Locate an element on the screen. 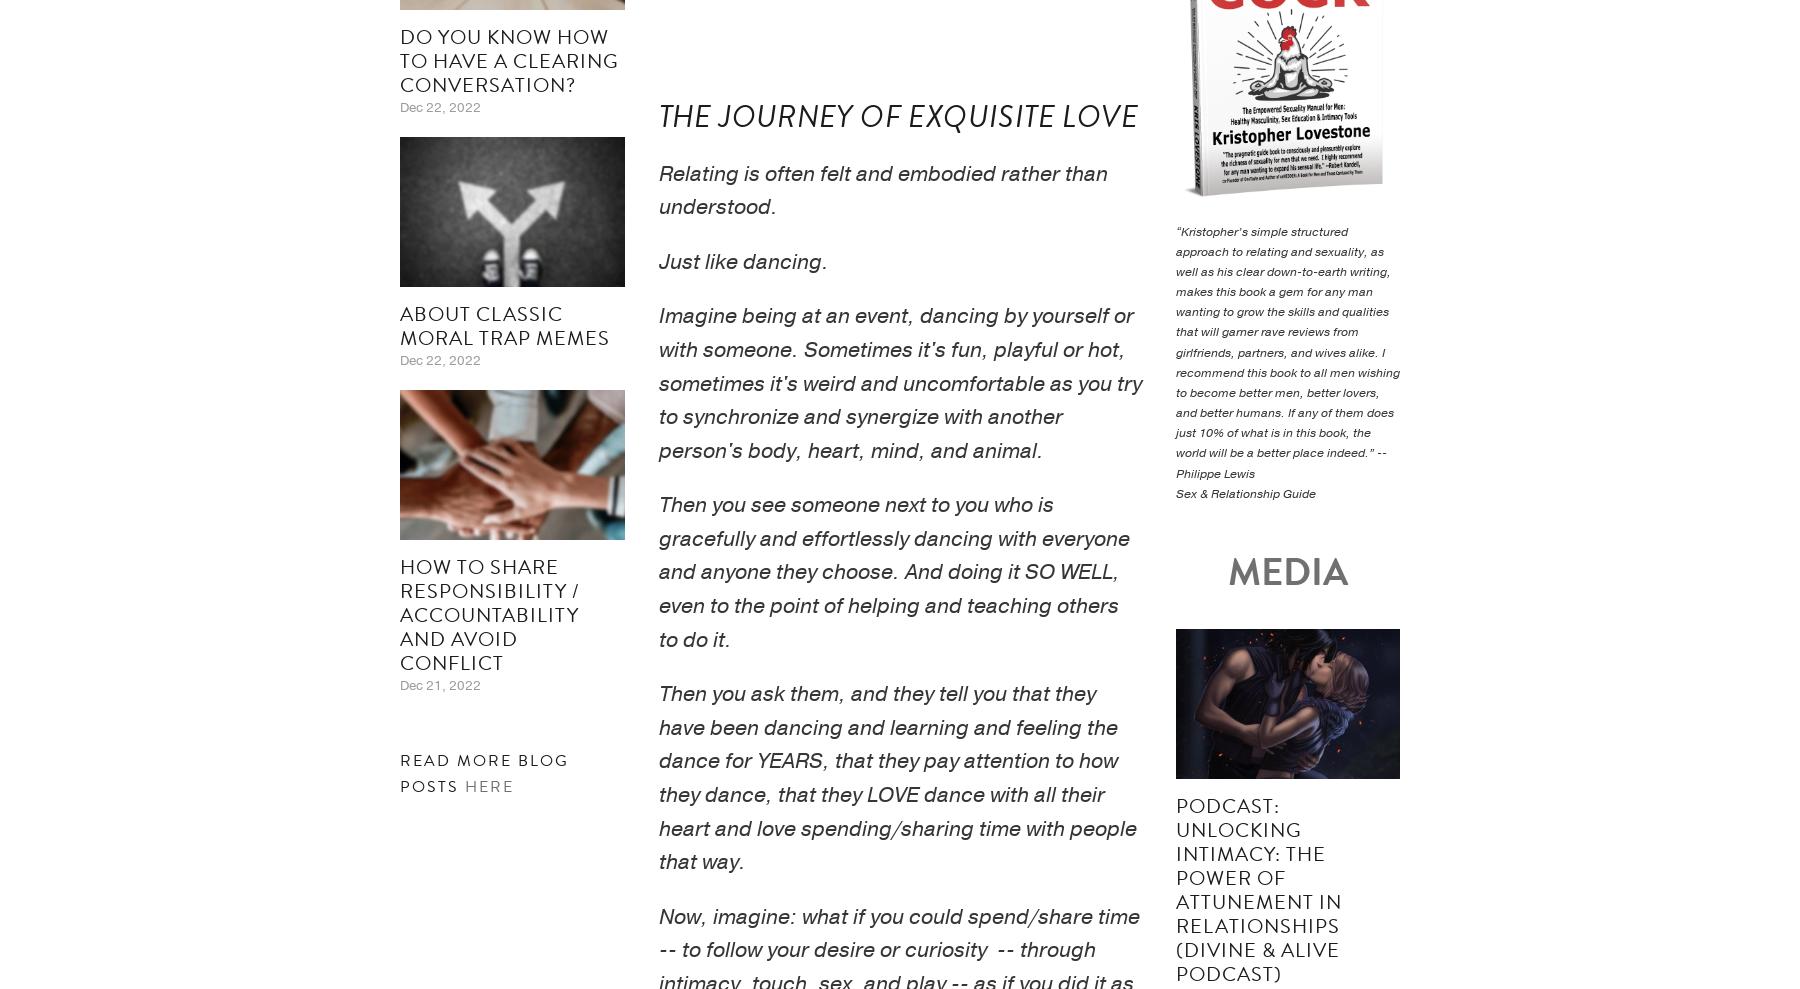  'About Classic Moral Trap Memes' is located at coordinates (504, 325).